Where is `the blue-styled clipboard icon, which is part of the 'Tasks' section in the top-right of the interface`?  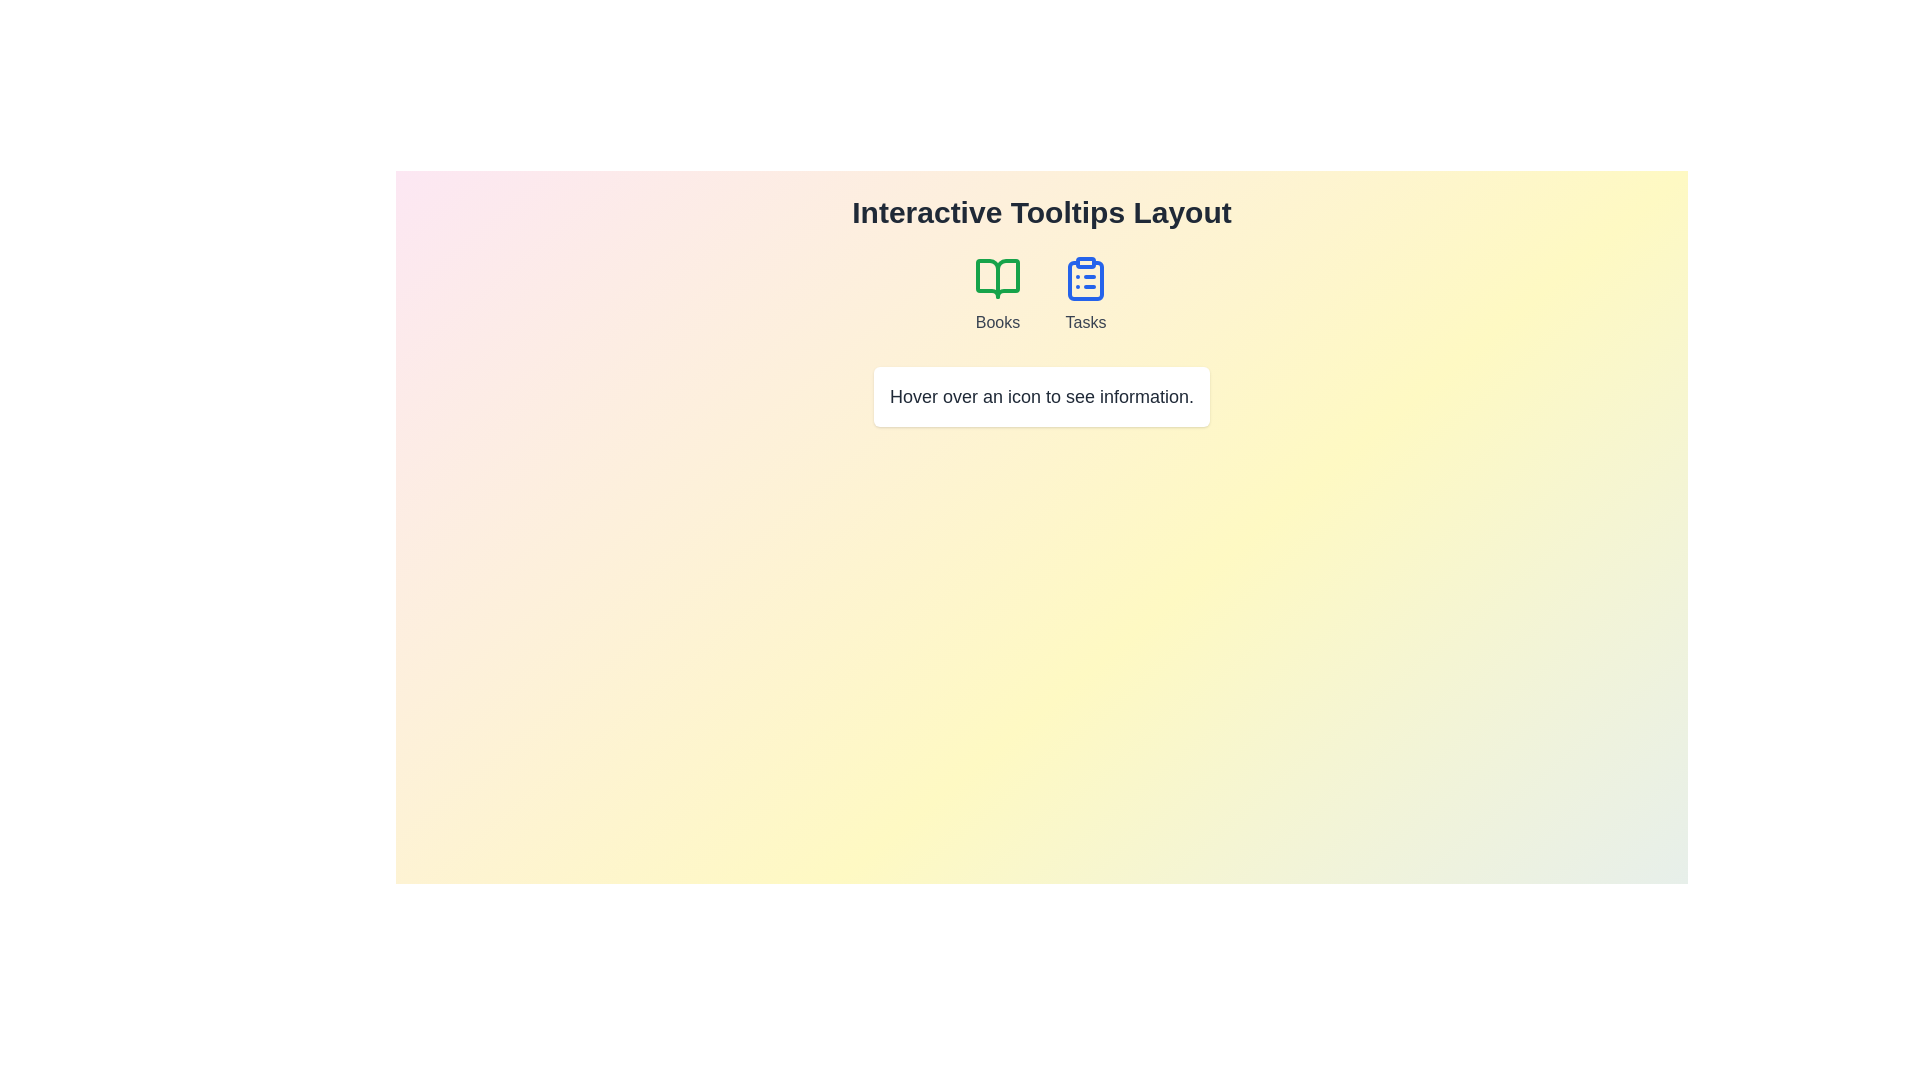 the blue-styled clipboard icon, which is part of the 'Tasks' section in the top-right of the interface is located at coordinates (1084, 281).